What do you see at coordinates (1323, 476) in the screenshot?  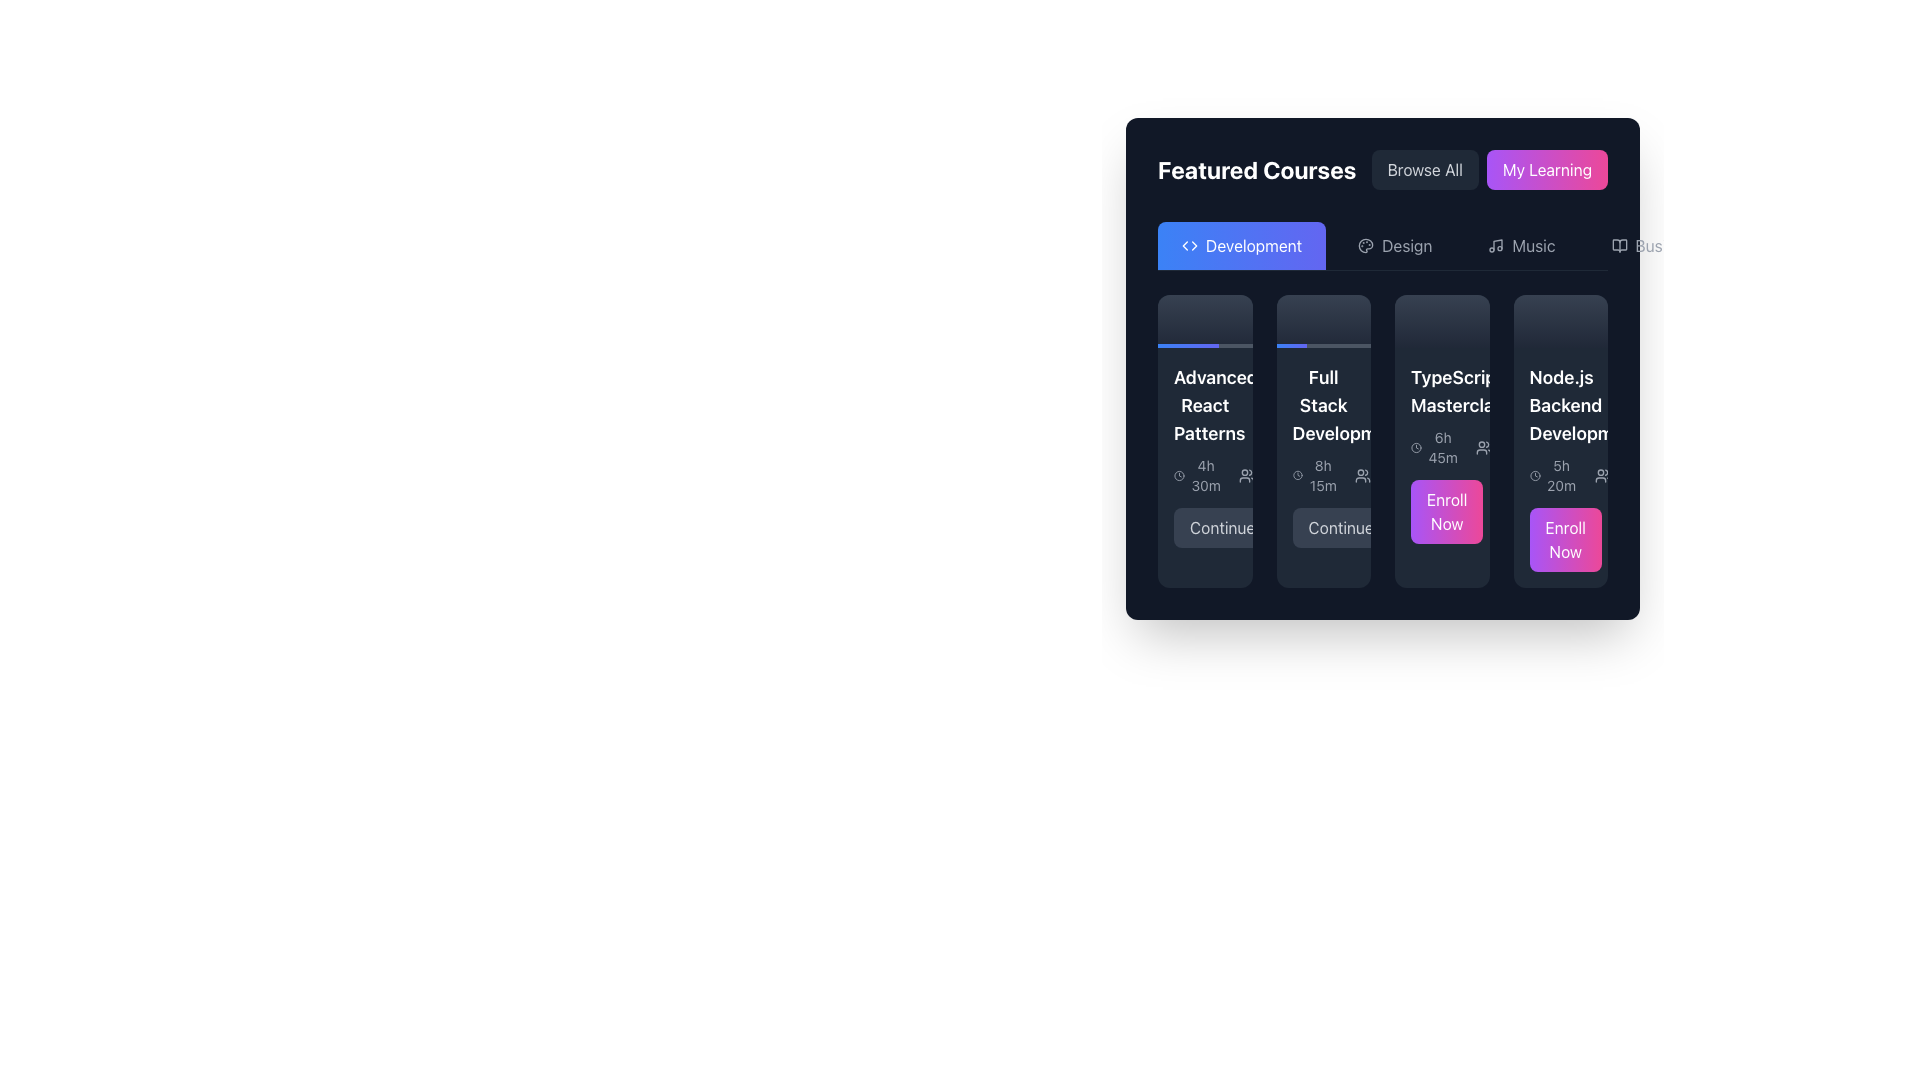 I see `the text displaying the duration of the course, located to the right of the clock icon in the second item of the course cards list under 'Full Stack Development'` at bounding box center [1323, 476].